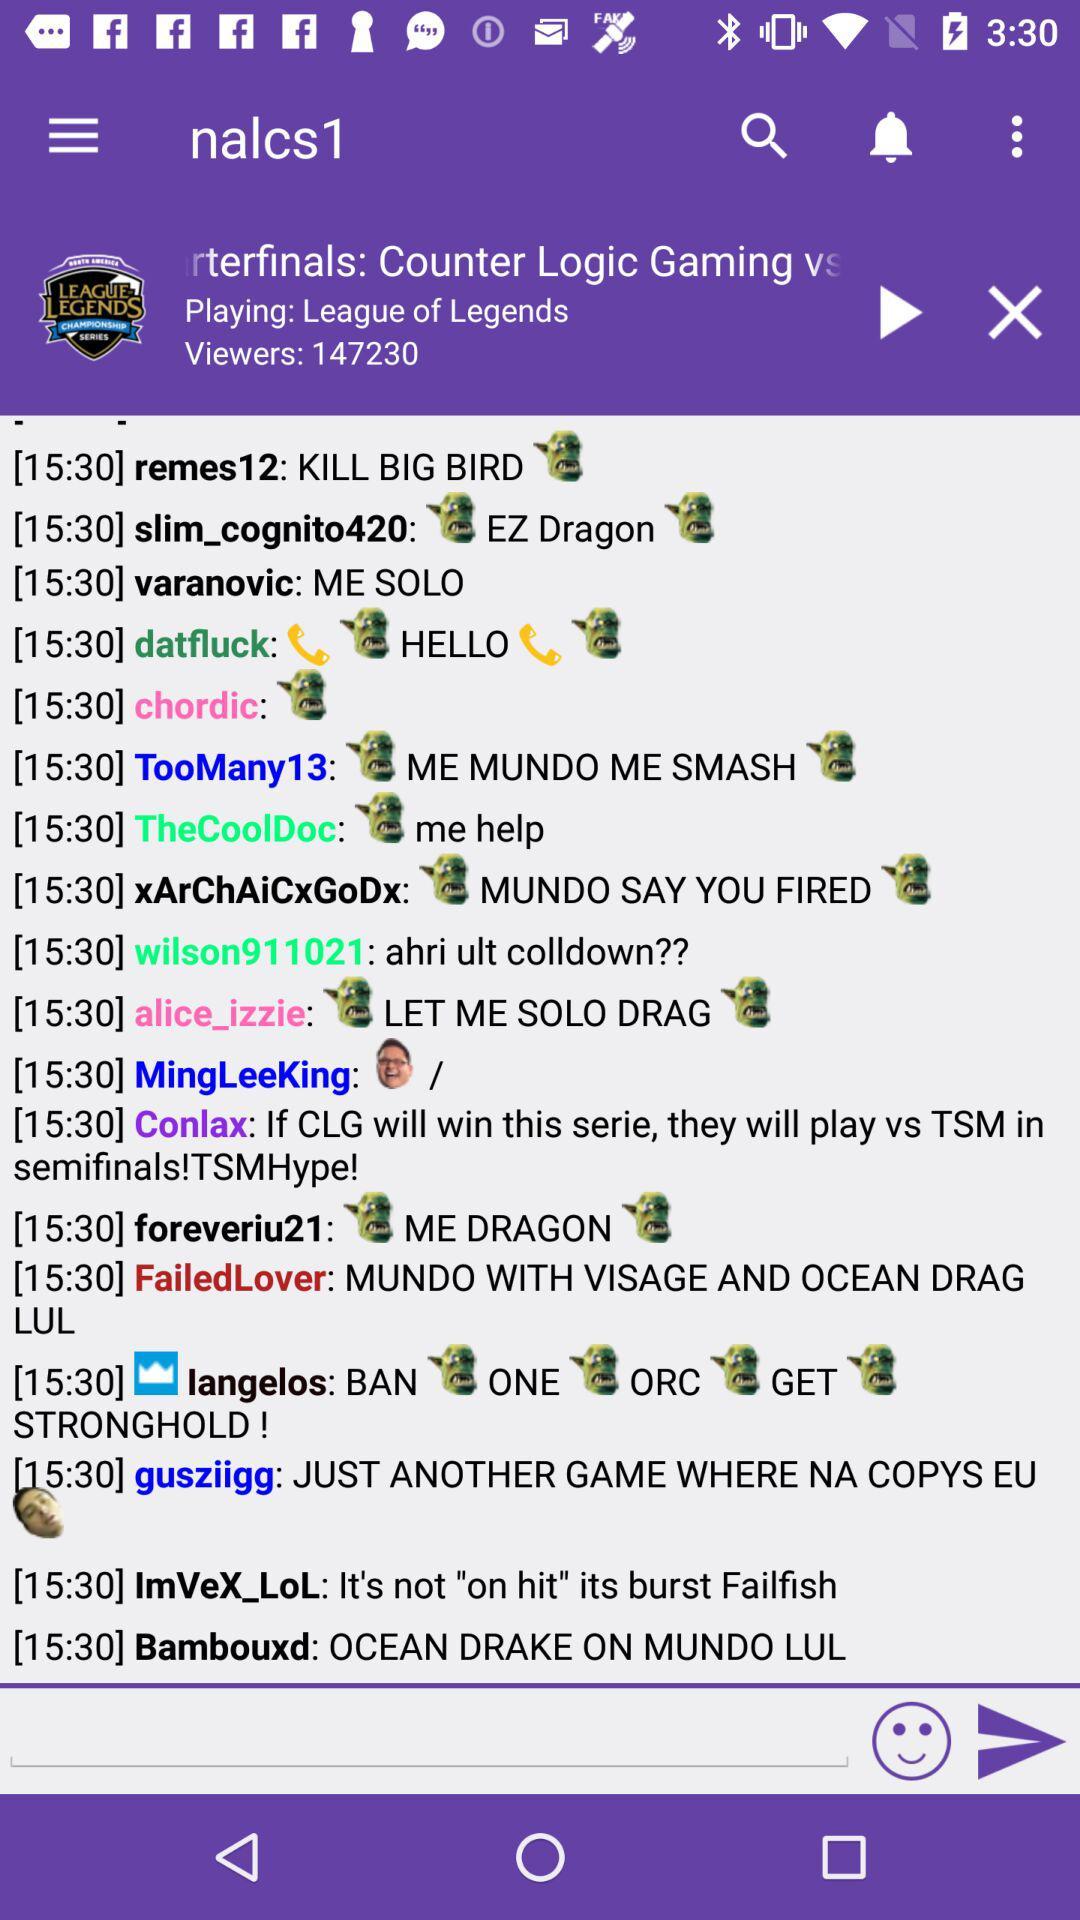 The image size is (1080, 1920). Describe the element at coordinates (894, 311) in the screenshot. I see `the play icon` at that location.